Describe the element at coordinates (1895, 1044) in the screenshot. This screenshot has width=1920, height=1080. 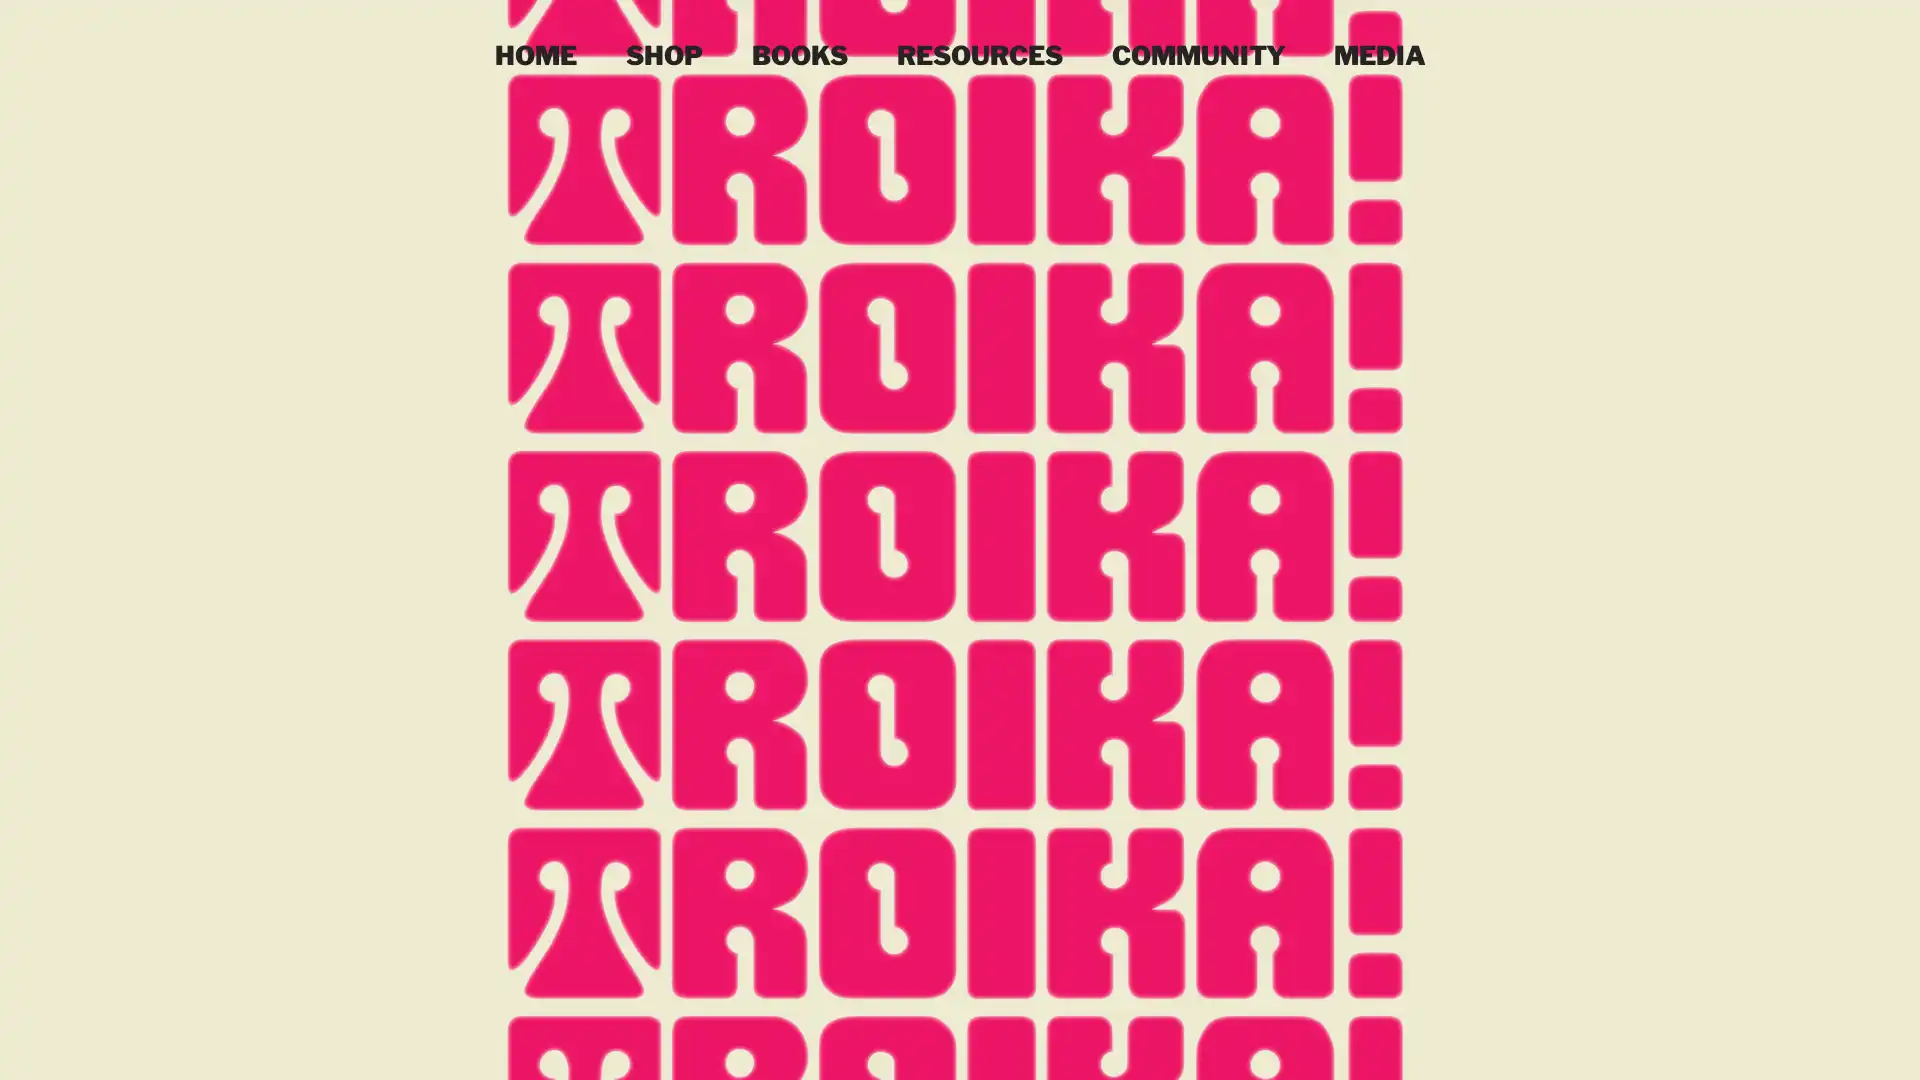
I see `Close` at that location.